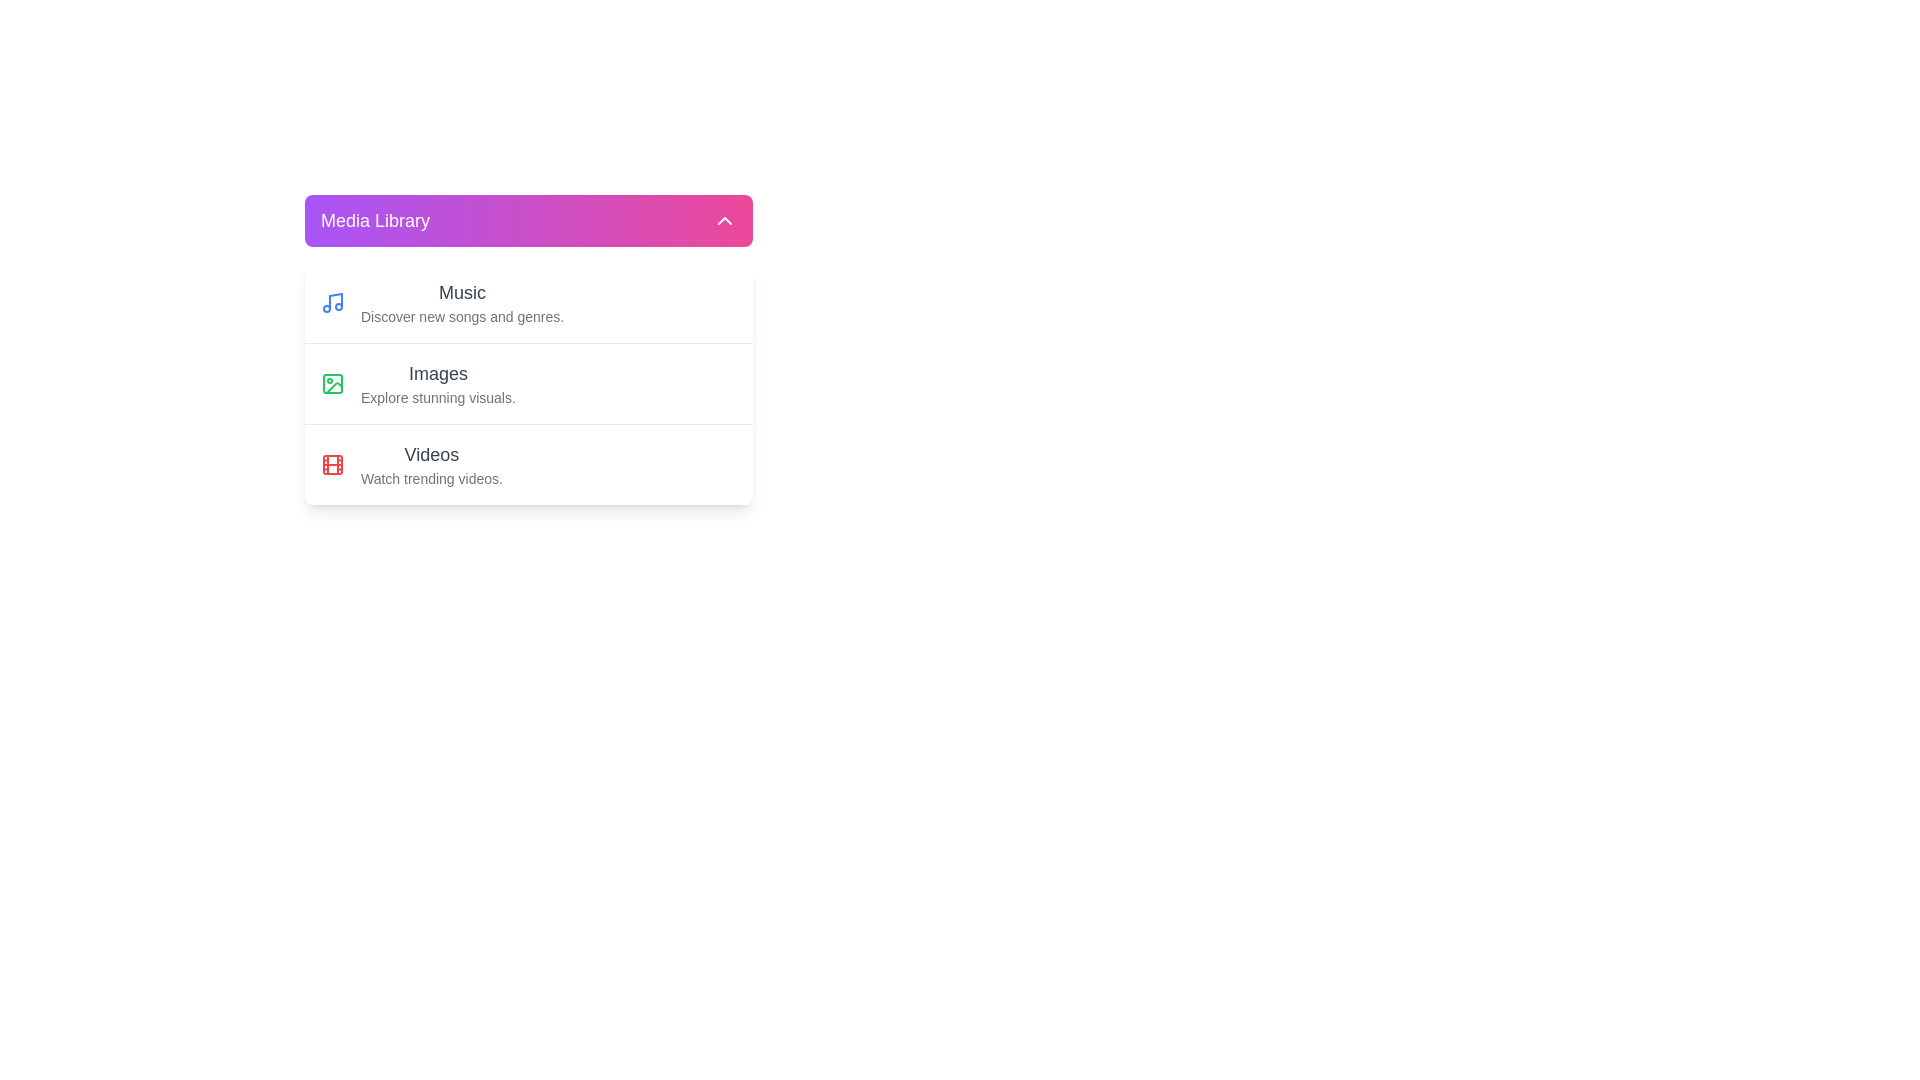 This screenshot has height=1080, width=1920. I want to click on the SVG icon element that represents an image, which is a small rectangle with rounded corners located to the left of the 'Images' label in the media library interface, so click(332, 384).